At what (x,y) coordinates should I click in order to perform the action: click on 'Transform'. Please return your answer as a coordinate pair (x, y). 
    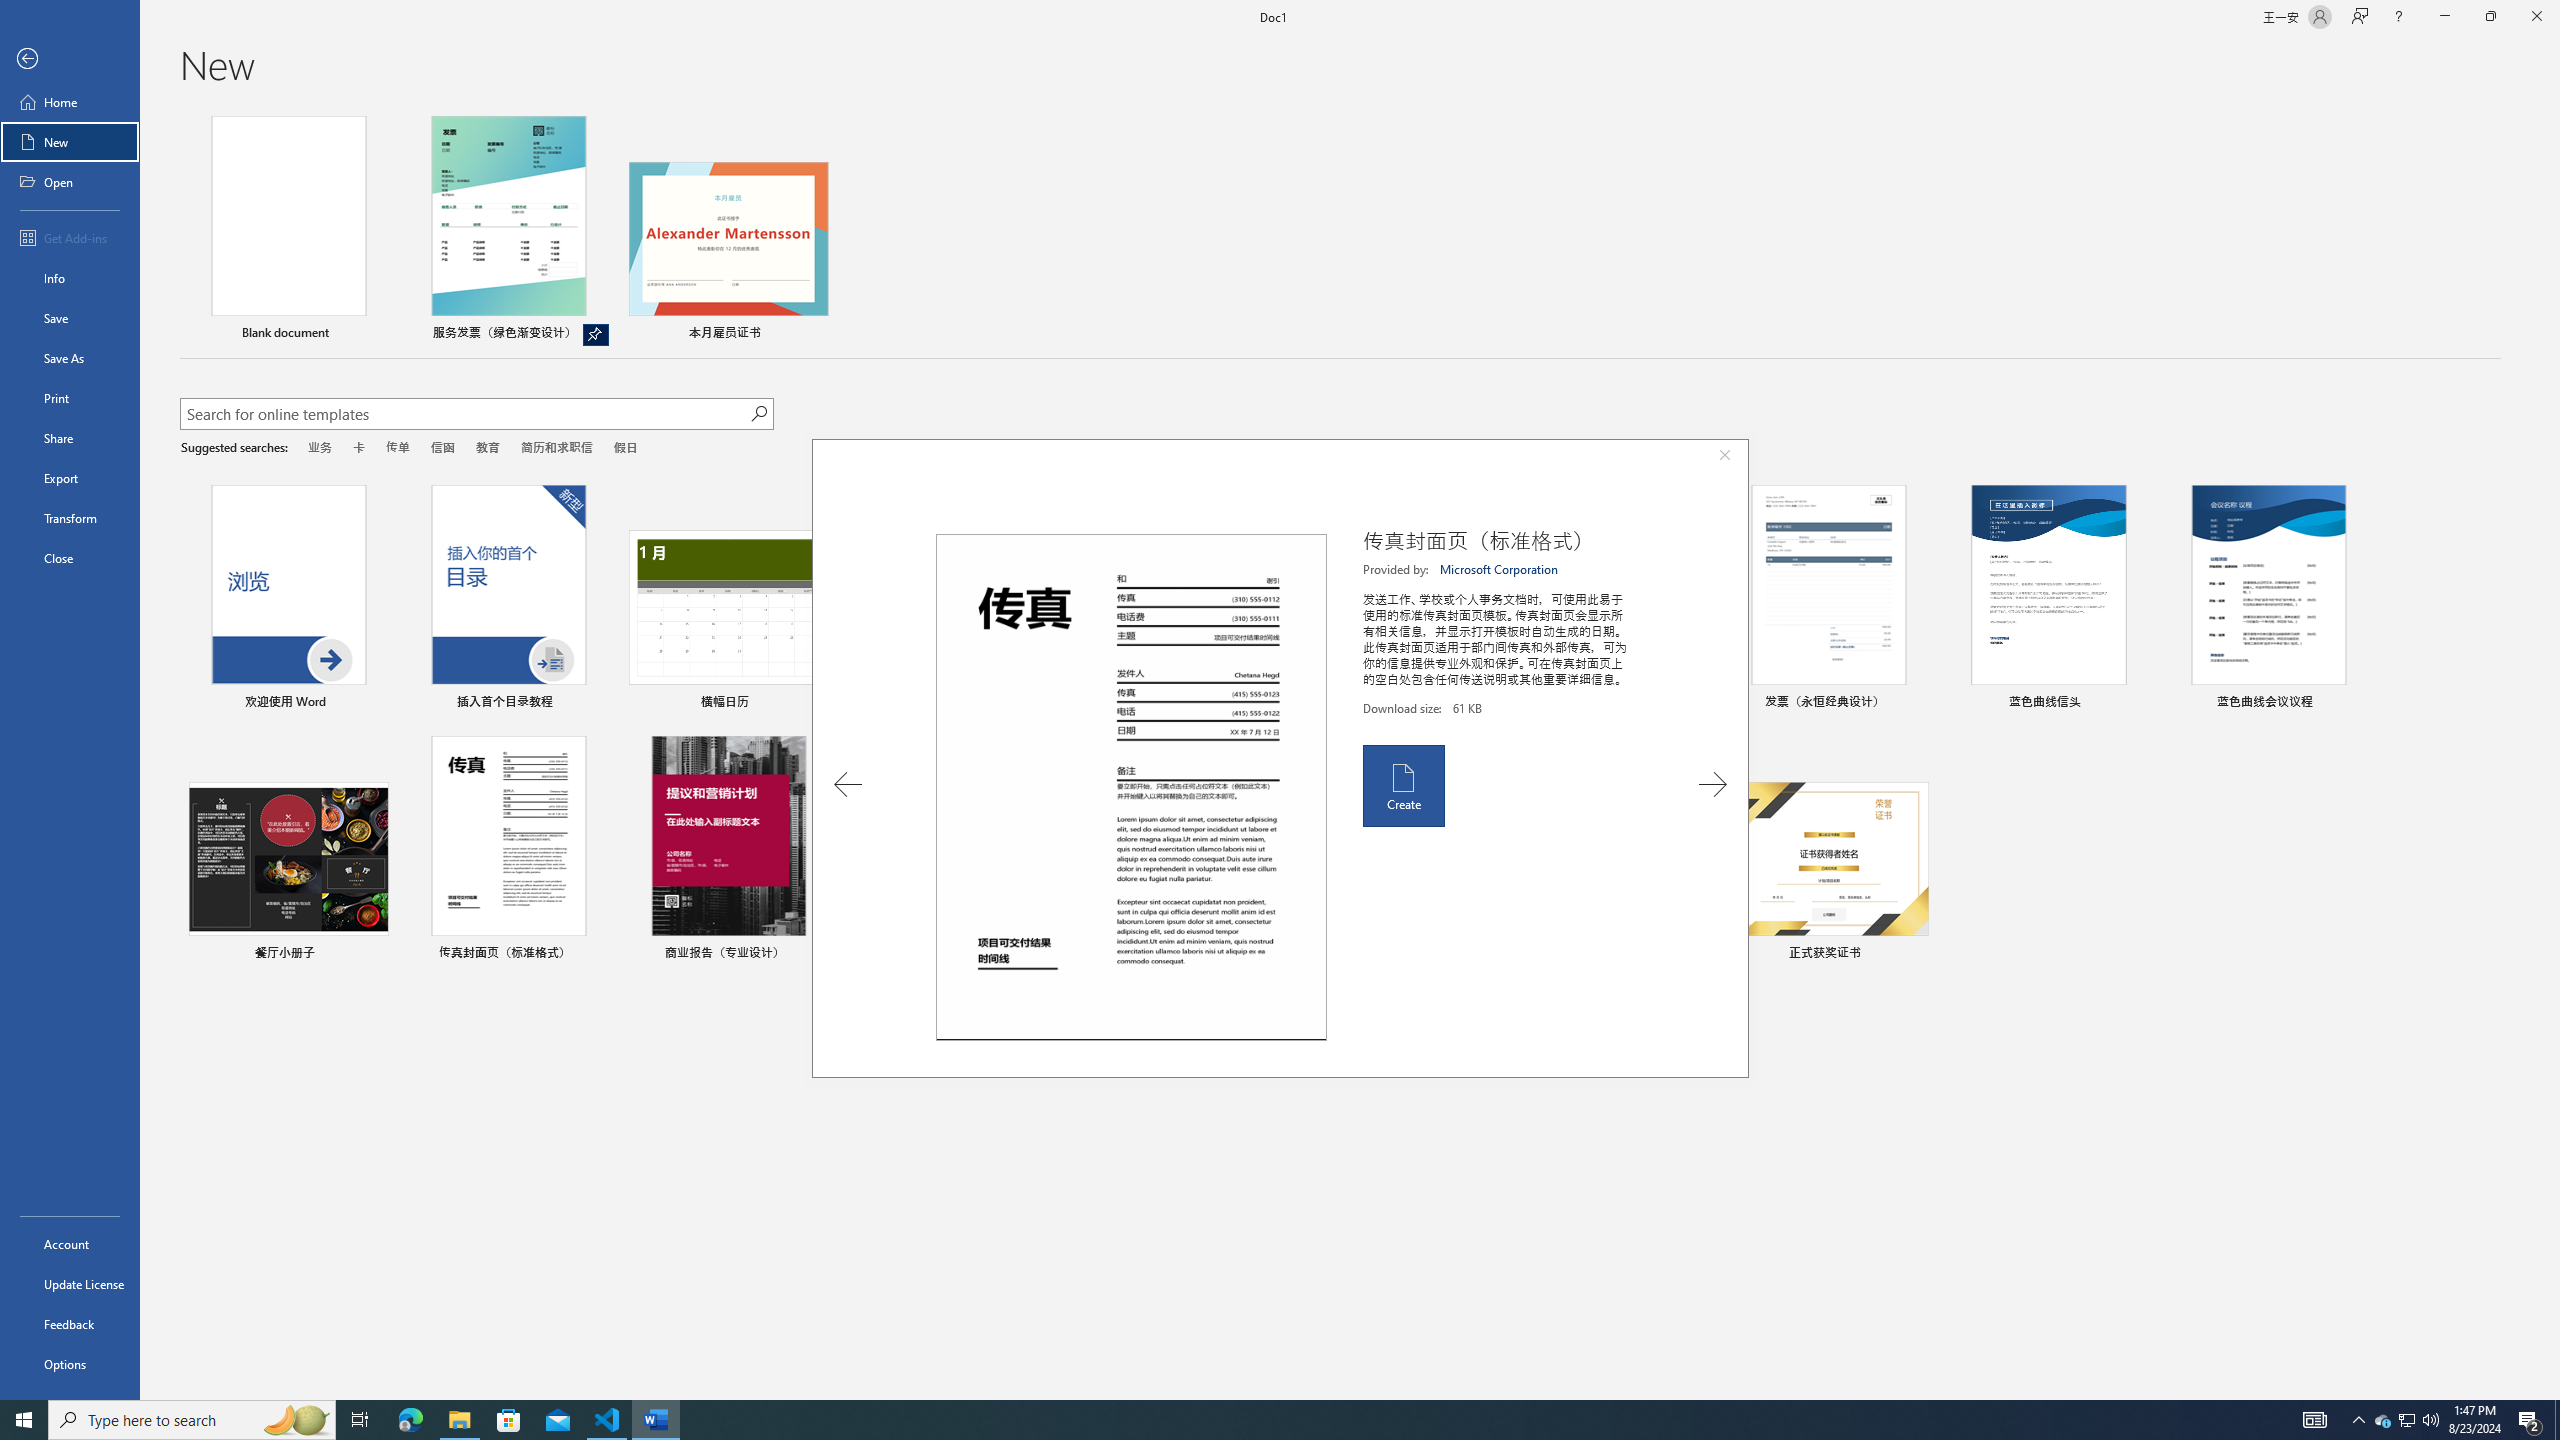
    Looking at the image, I should click on (69, 517).